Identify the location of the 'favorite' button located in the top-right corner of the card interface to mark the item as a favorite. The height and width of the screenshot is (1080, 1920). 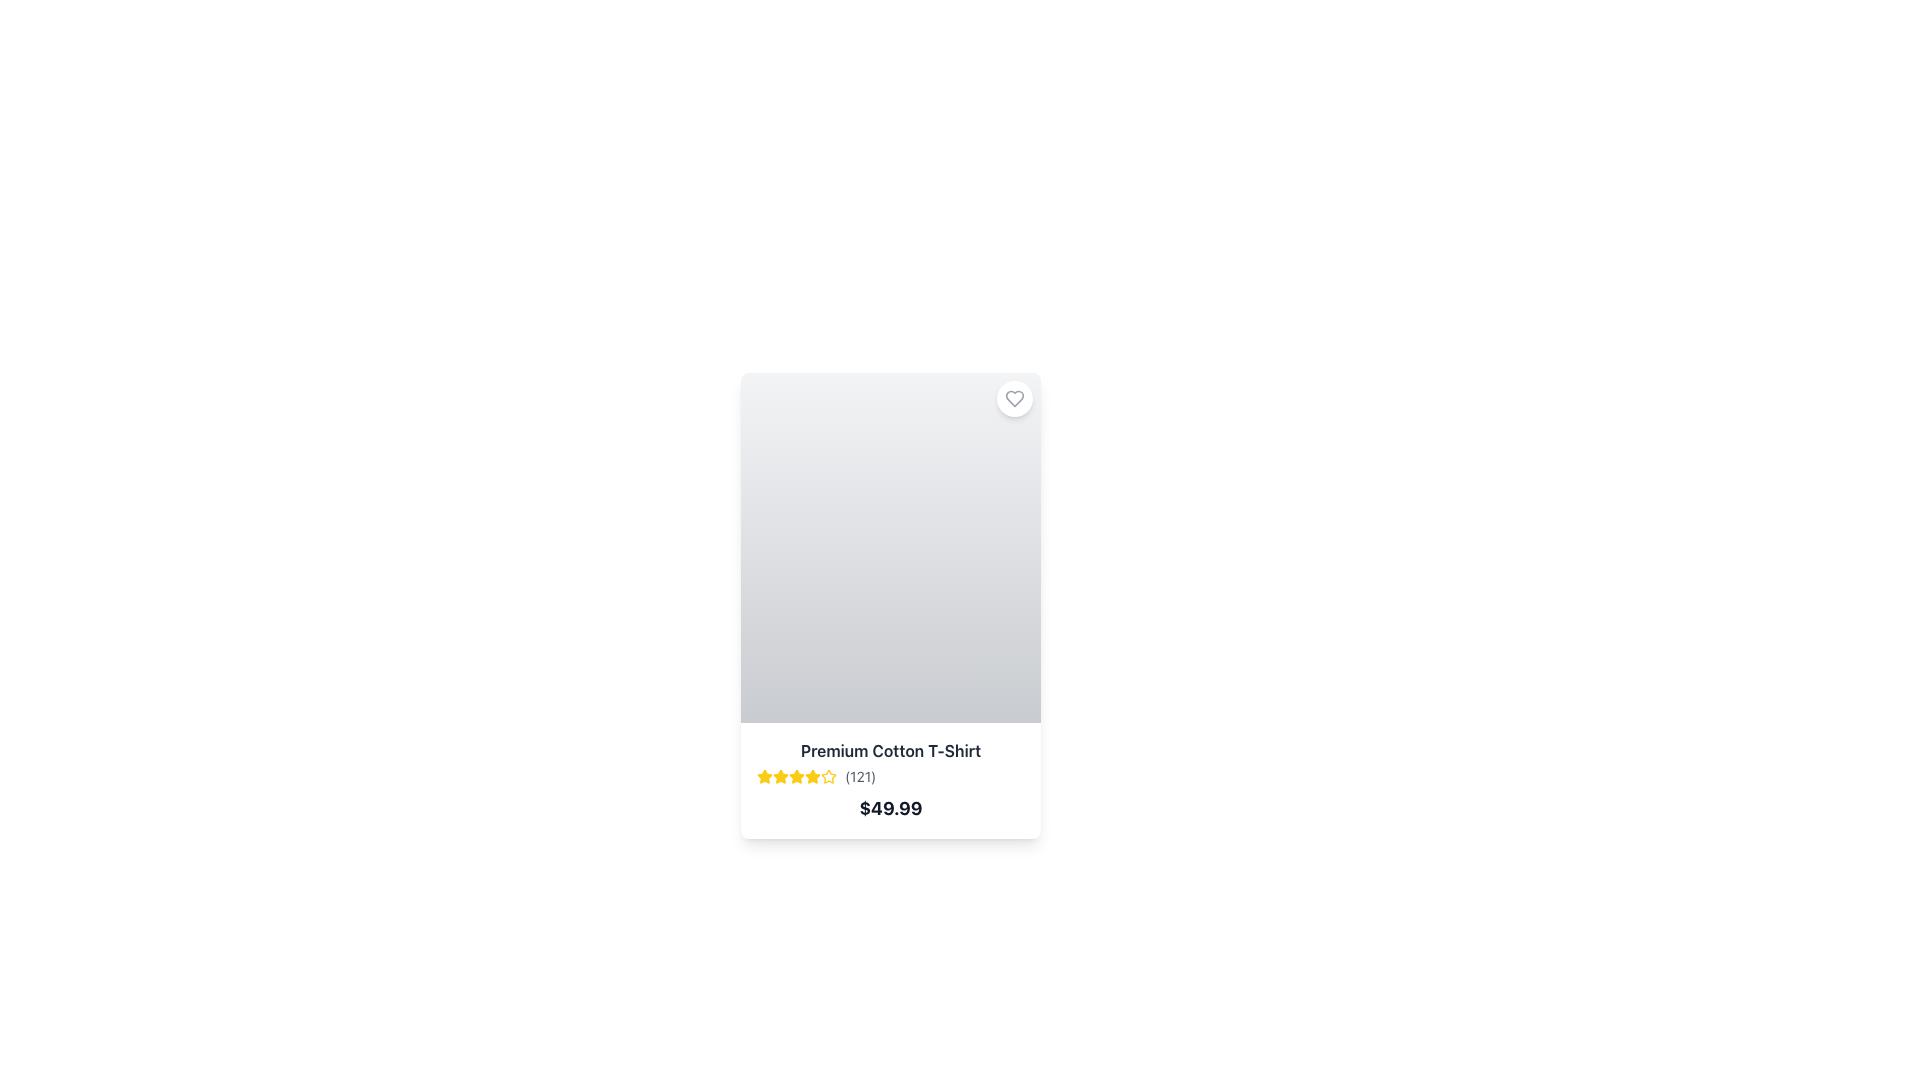
(1014, 398).